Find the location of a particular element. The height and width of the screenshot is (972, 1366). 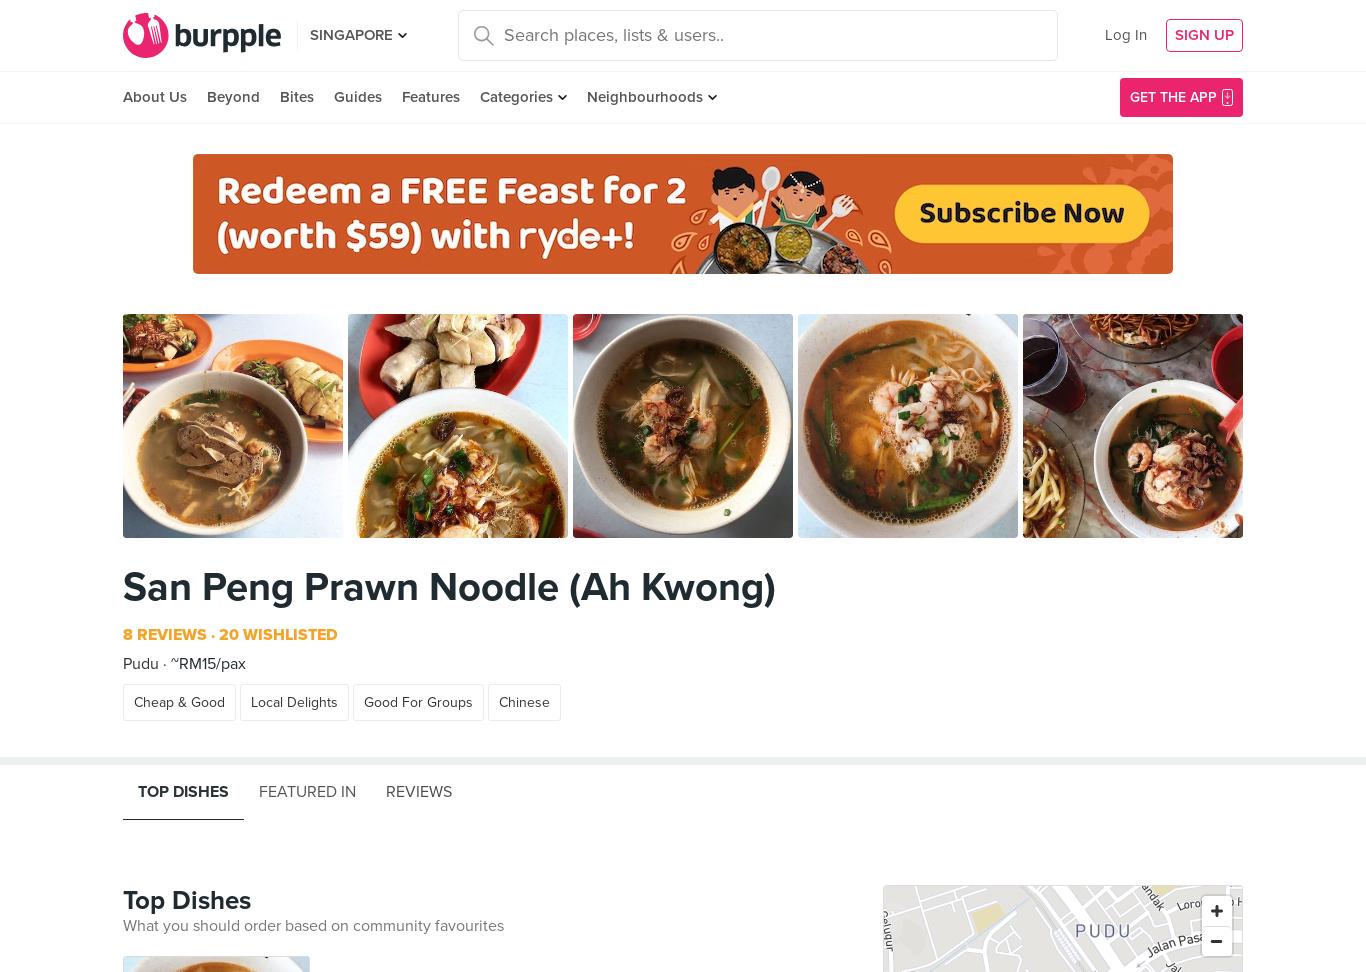

'20 Wishlisted' is located at coordinates (276, 635).